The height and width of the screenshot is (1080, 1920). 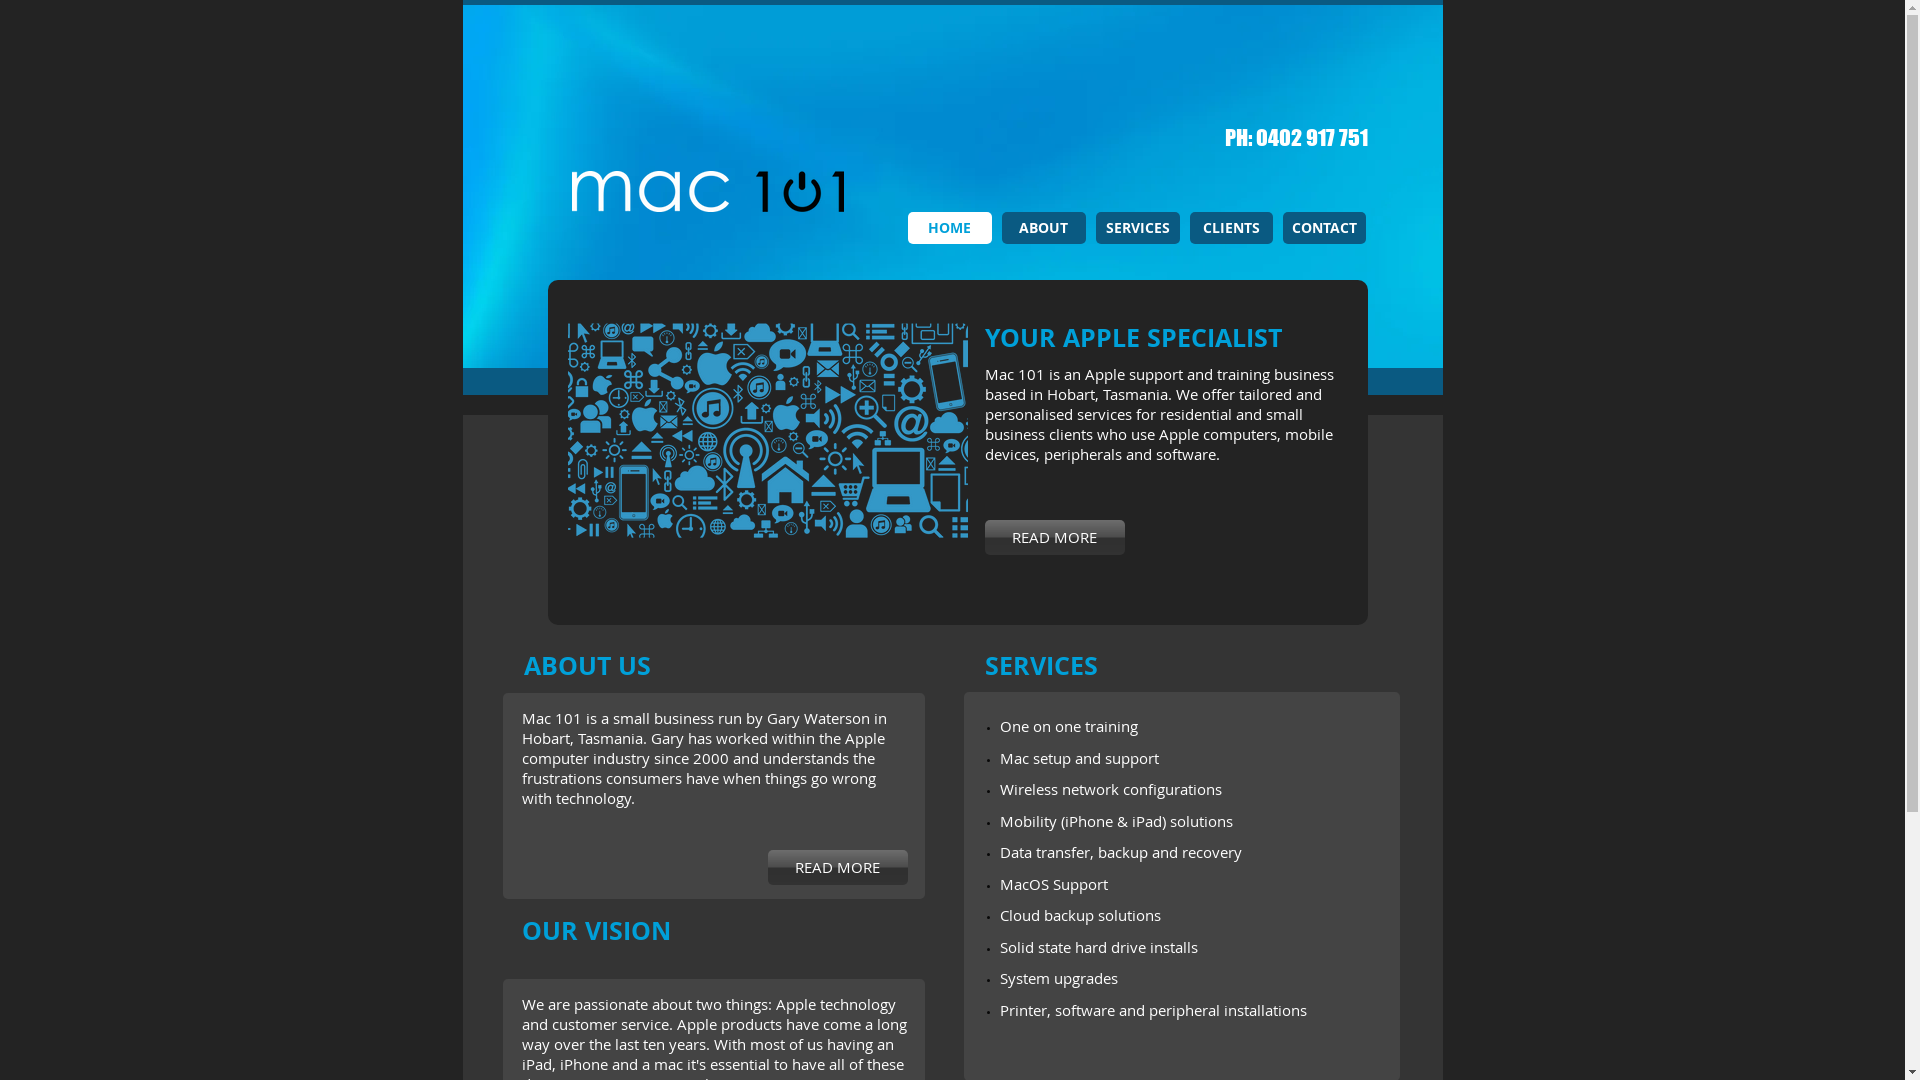 What do you see at coordinates (440, 191) in the screenshot?
I see `'Mac 101'` at bounding box center [440, 191].